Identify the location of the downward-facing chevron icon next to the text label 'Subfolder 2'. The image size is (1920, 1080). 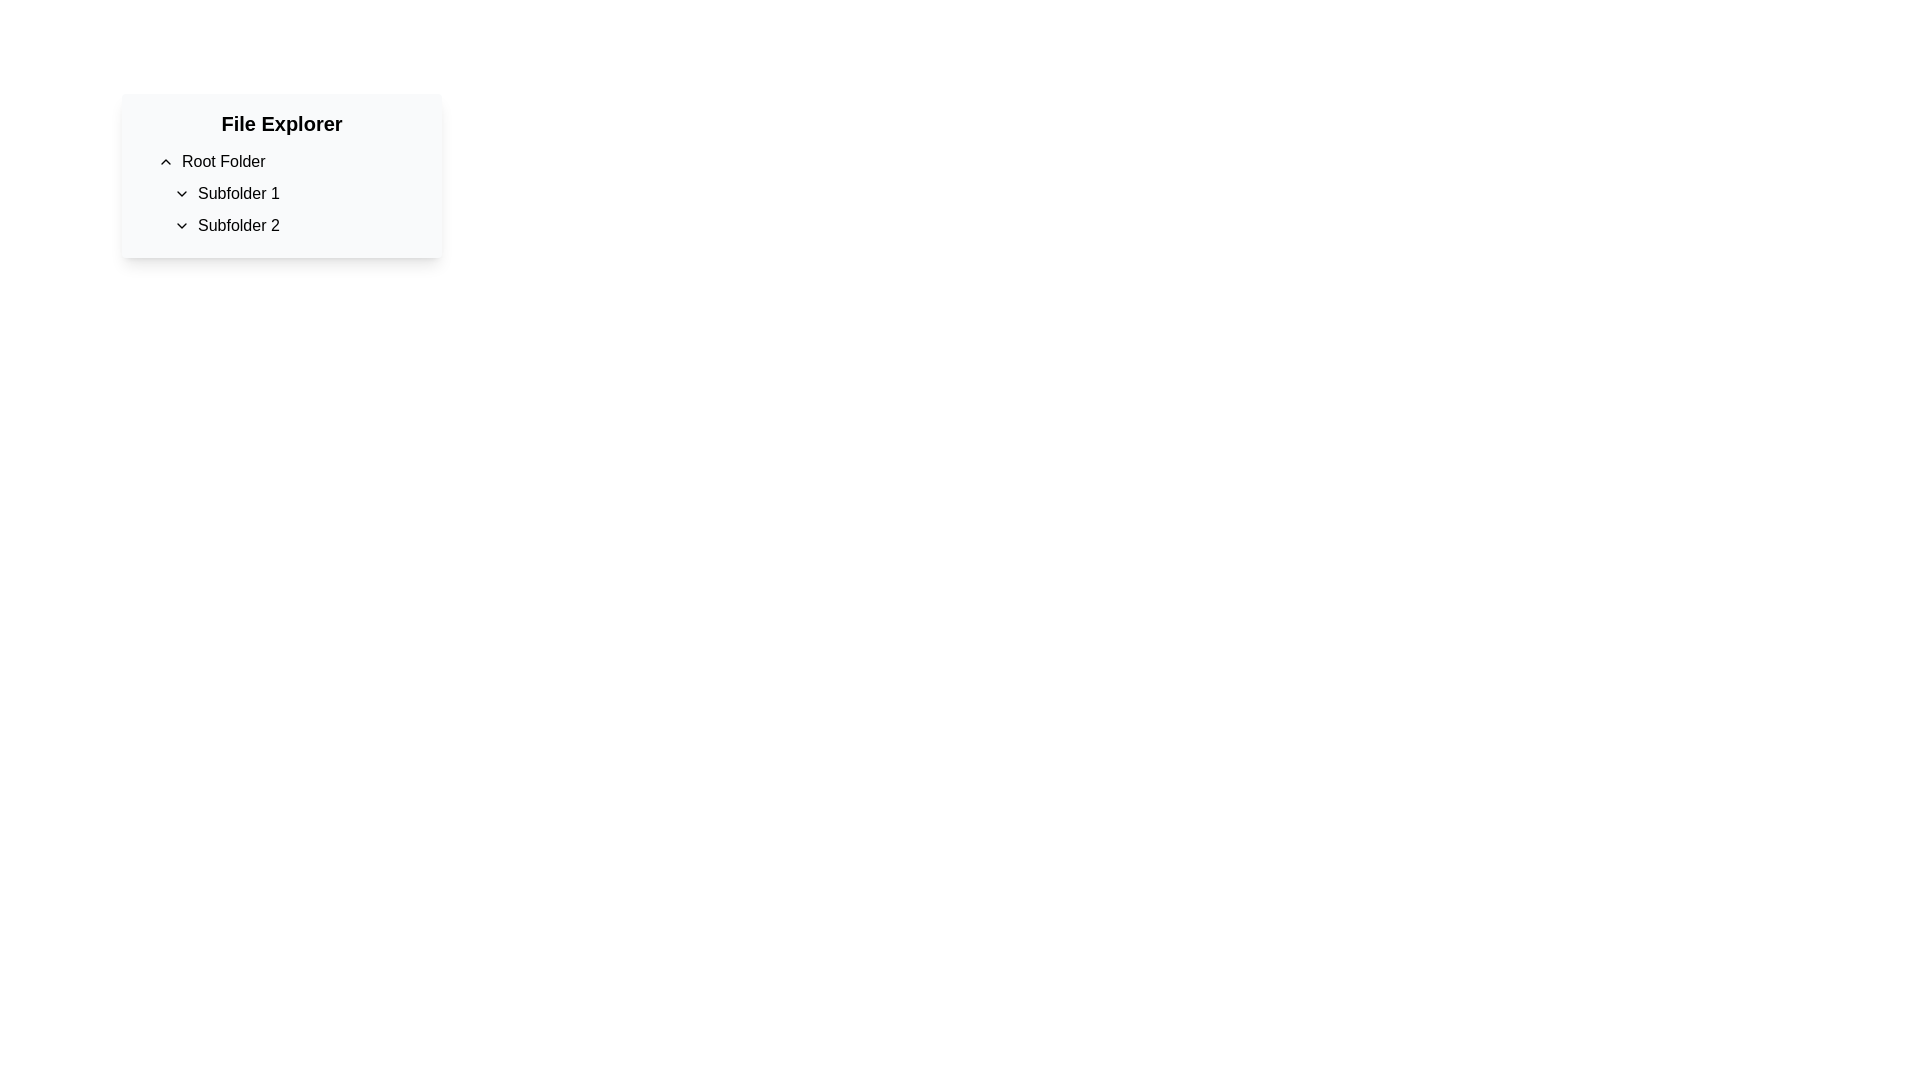
(182, 225).